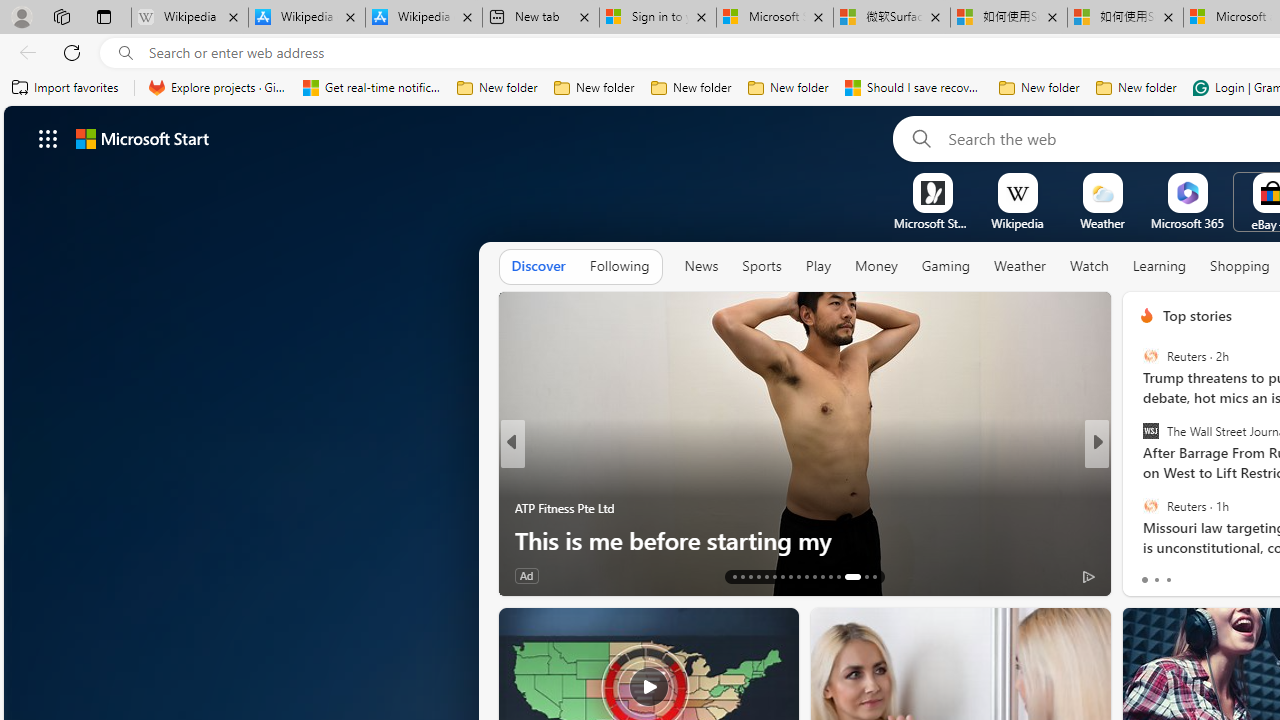  Describe the element at coordinates (733, 577) in the screenshot. I see `'AutomationID: tab-13'` at that location.